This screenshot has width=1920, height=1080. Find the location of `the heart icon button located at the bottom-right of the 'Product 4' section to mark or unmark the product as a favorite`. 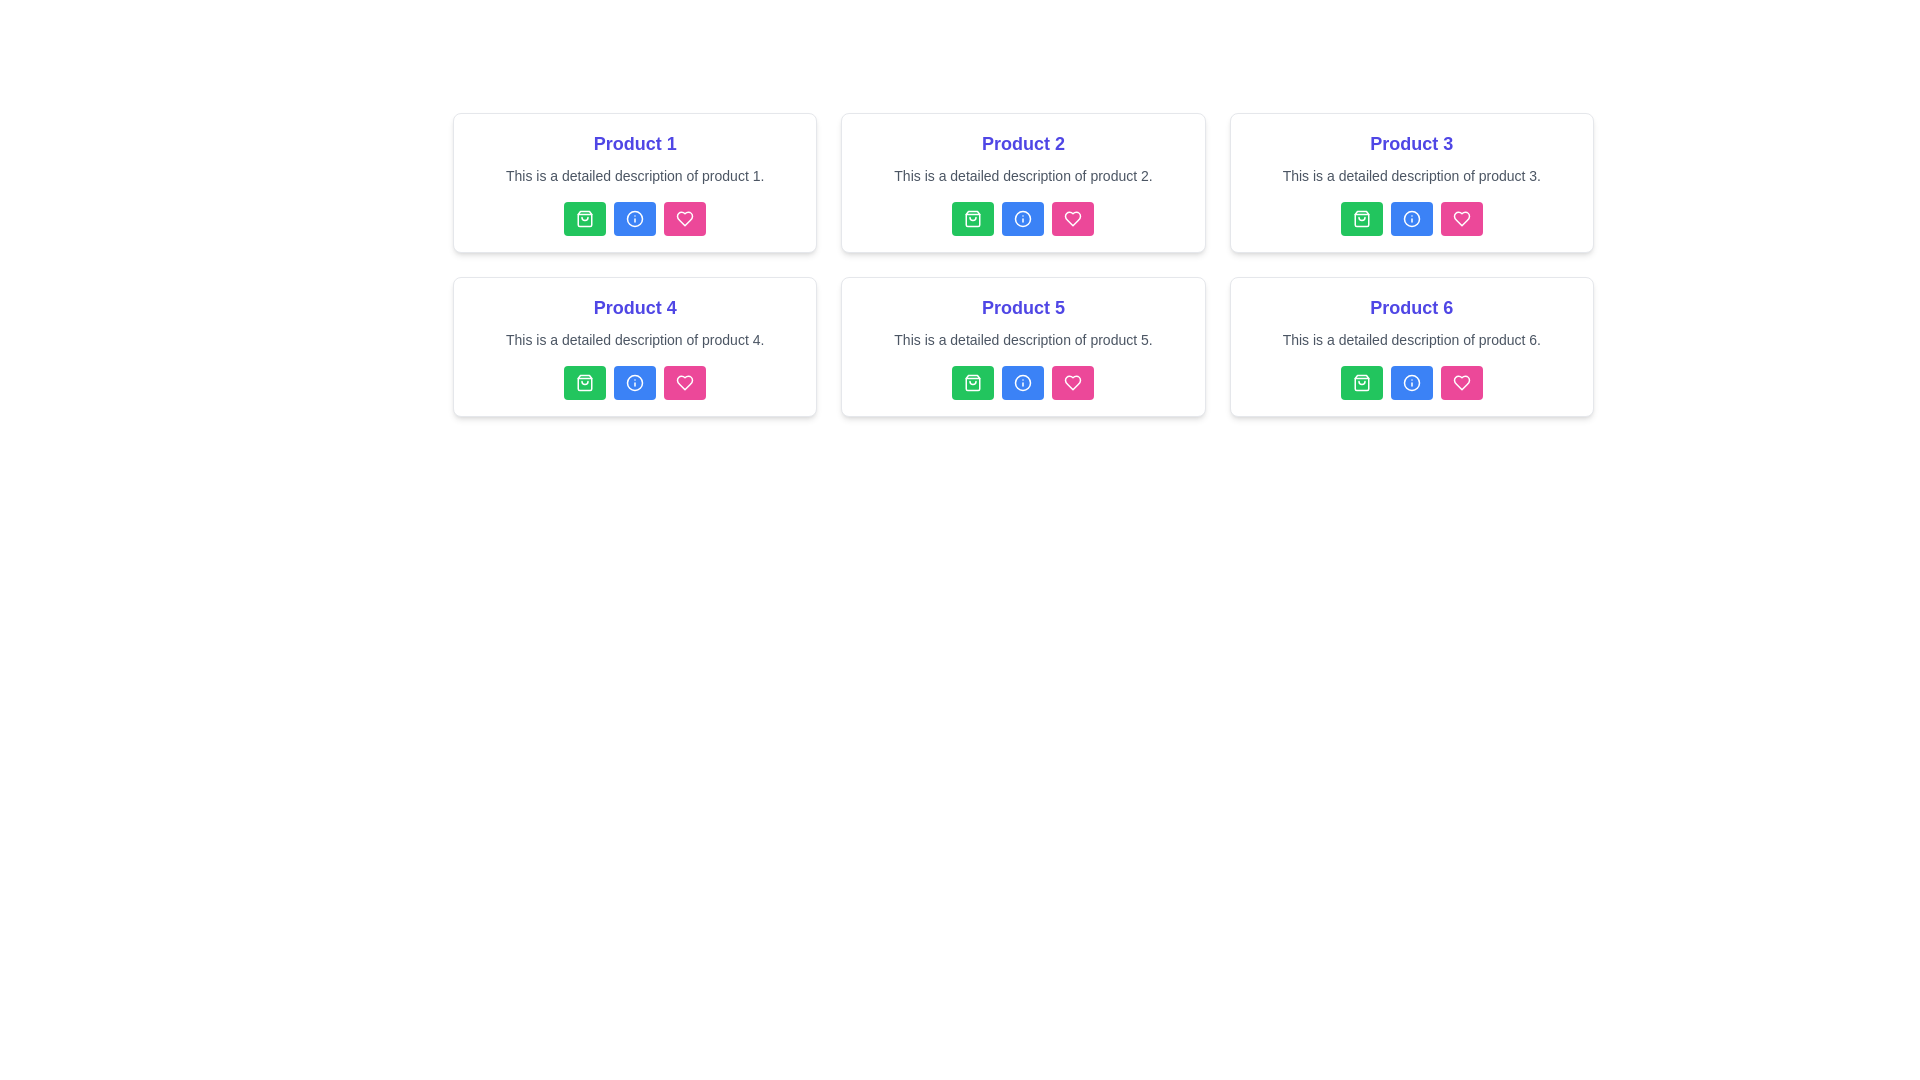

the heart icon button located at the bottom-right of the 'Product 4' section to mark or unmark the product as a favorite is located at coordinates (685, 219).